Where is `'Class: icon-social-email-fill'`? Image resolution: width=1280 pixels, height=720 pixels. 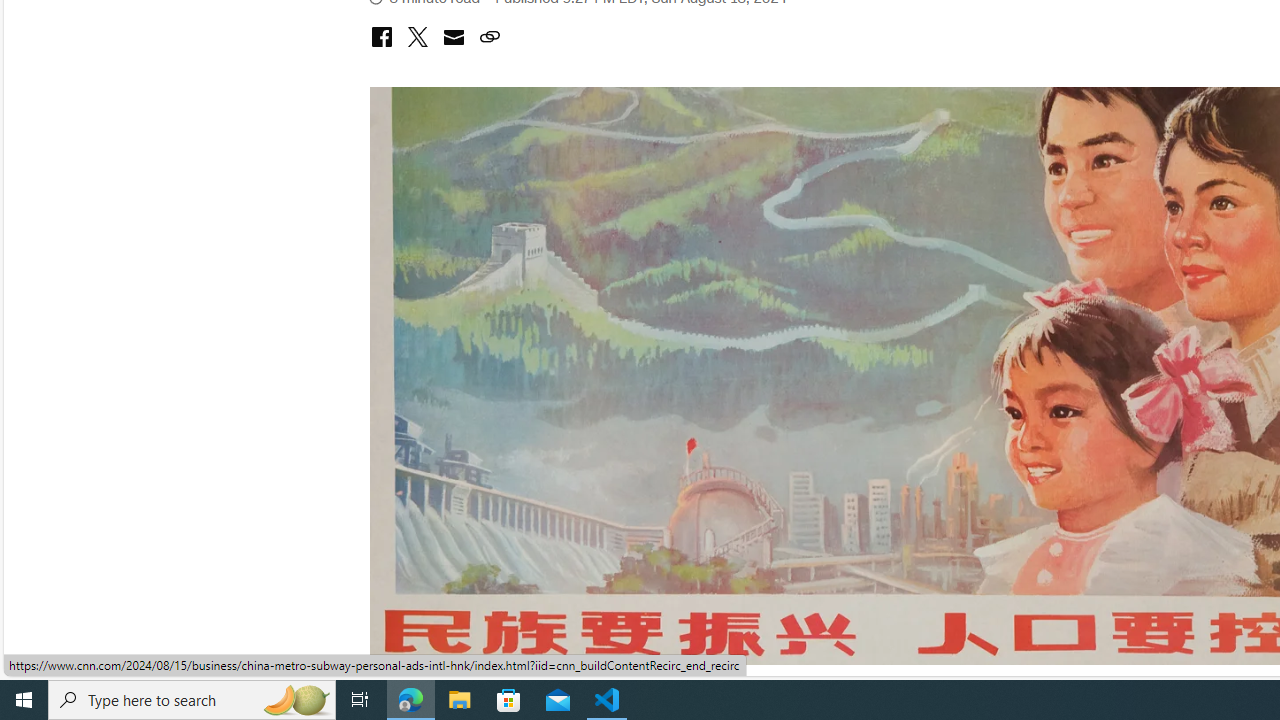
'Class: icon-social-email-fill' is located at coordinates (452, 37).